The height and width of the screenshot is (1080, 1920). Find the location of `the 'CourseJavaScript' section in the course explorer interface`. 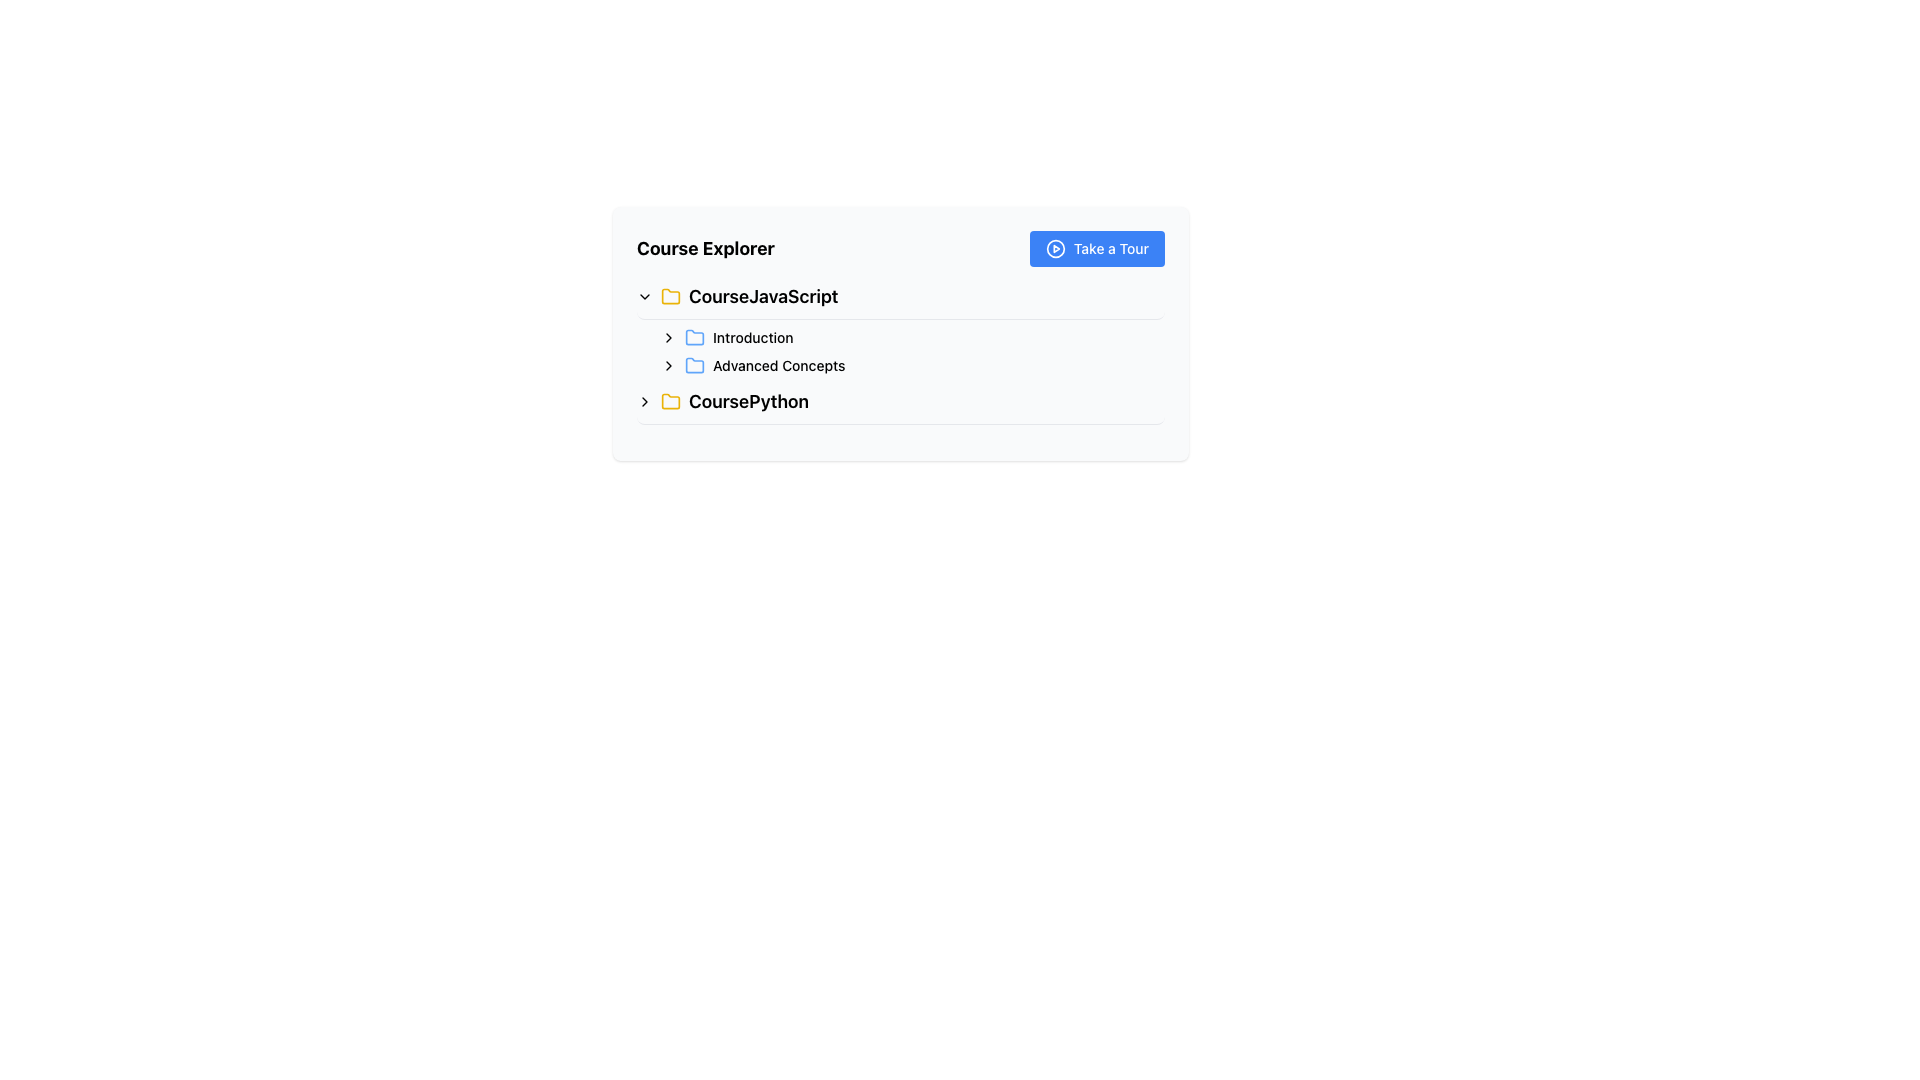

the 'CourseJavaScript' section in the course explorer interface is located at coordinates (900, 327).